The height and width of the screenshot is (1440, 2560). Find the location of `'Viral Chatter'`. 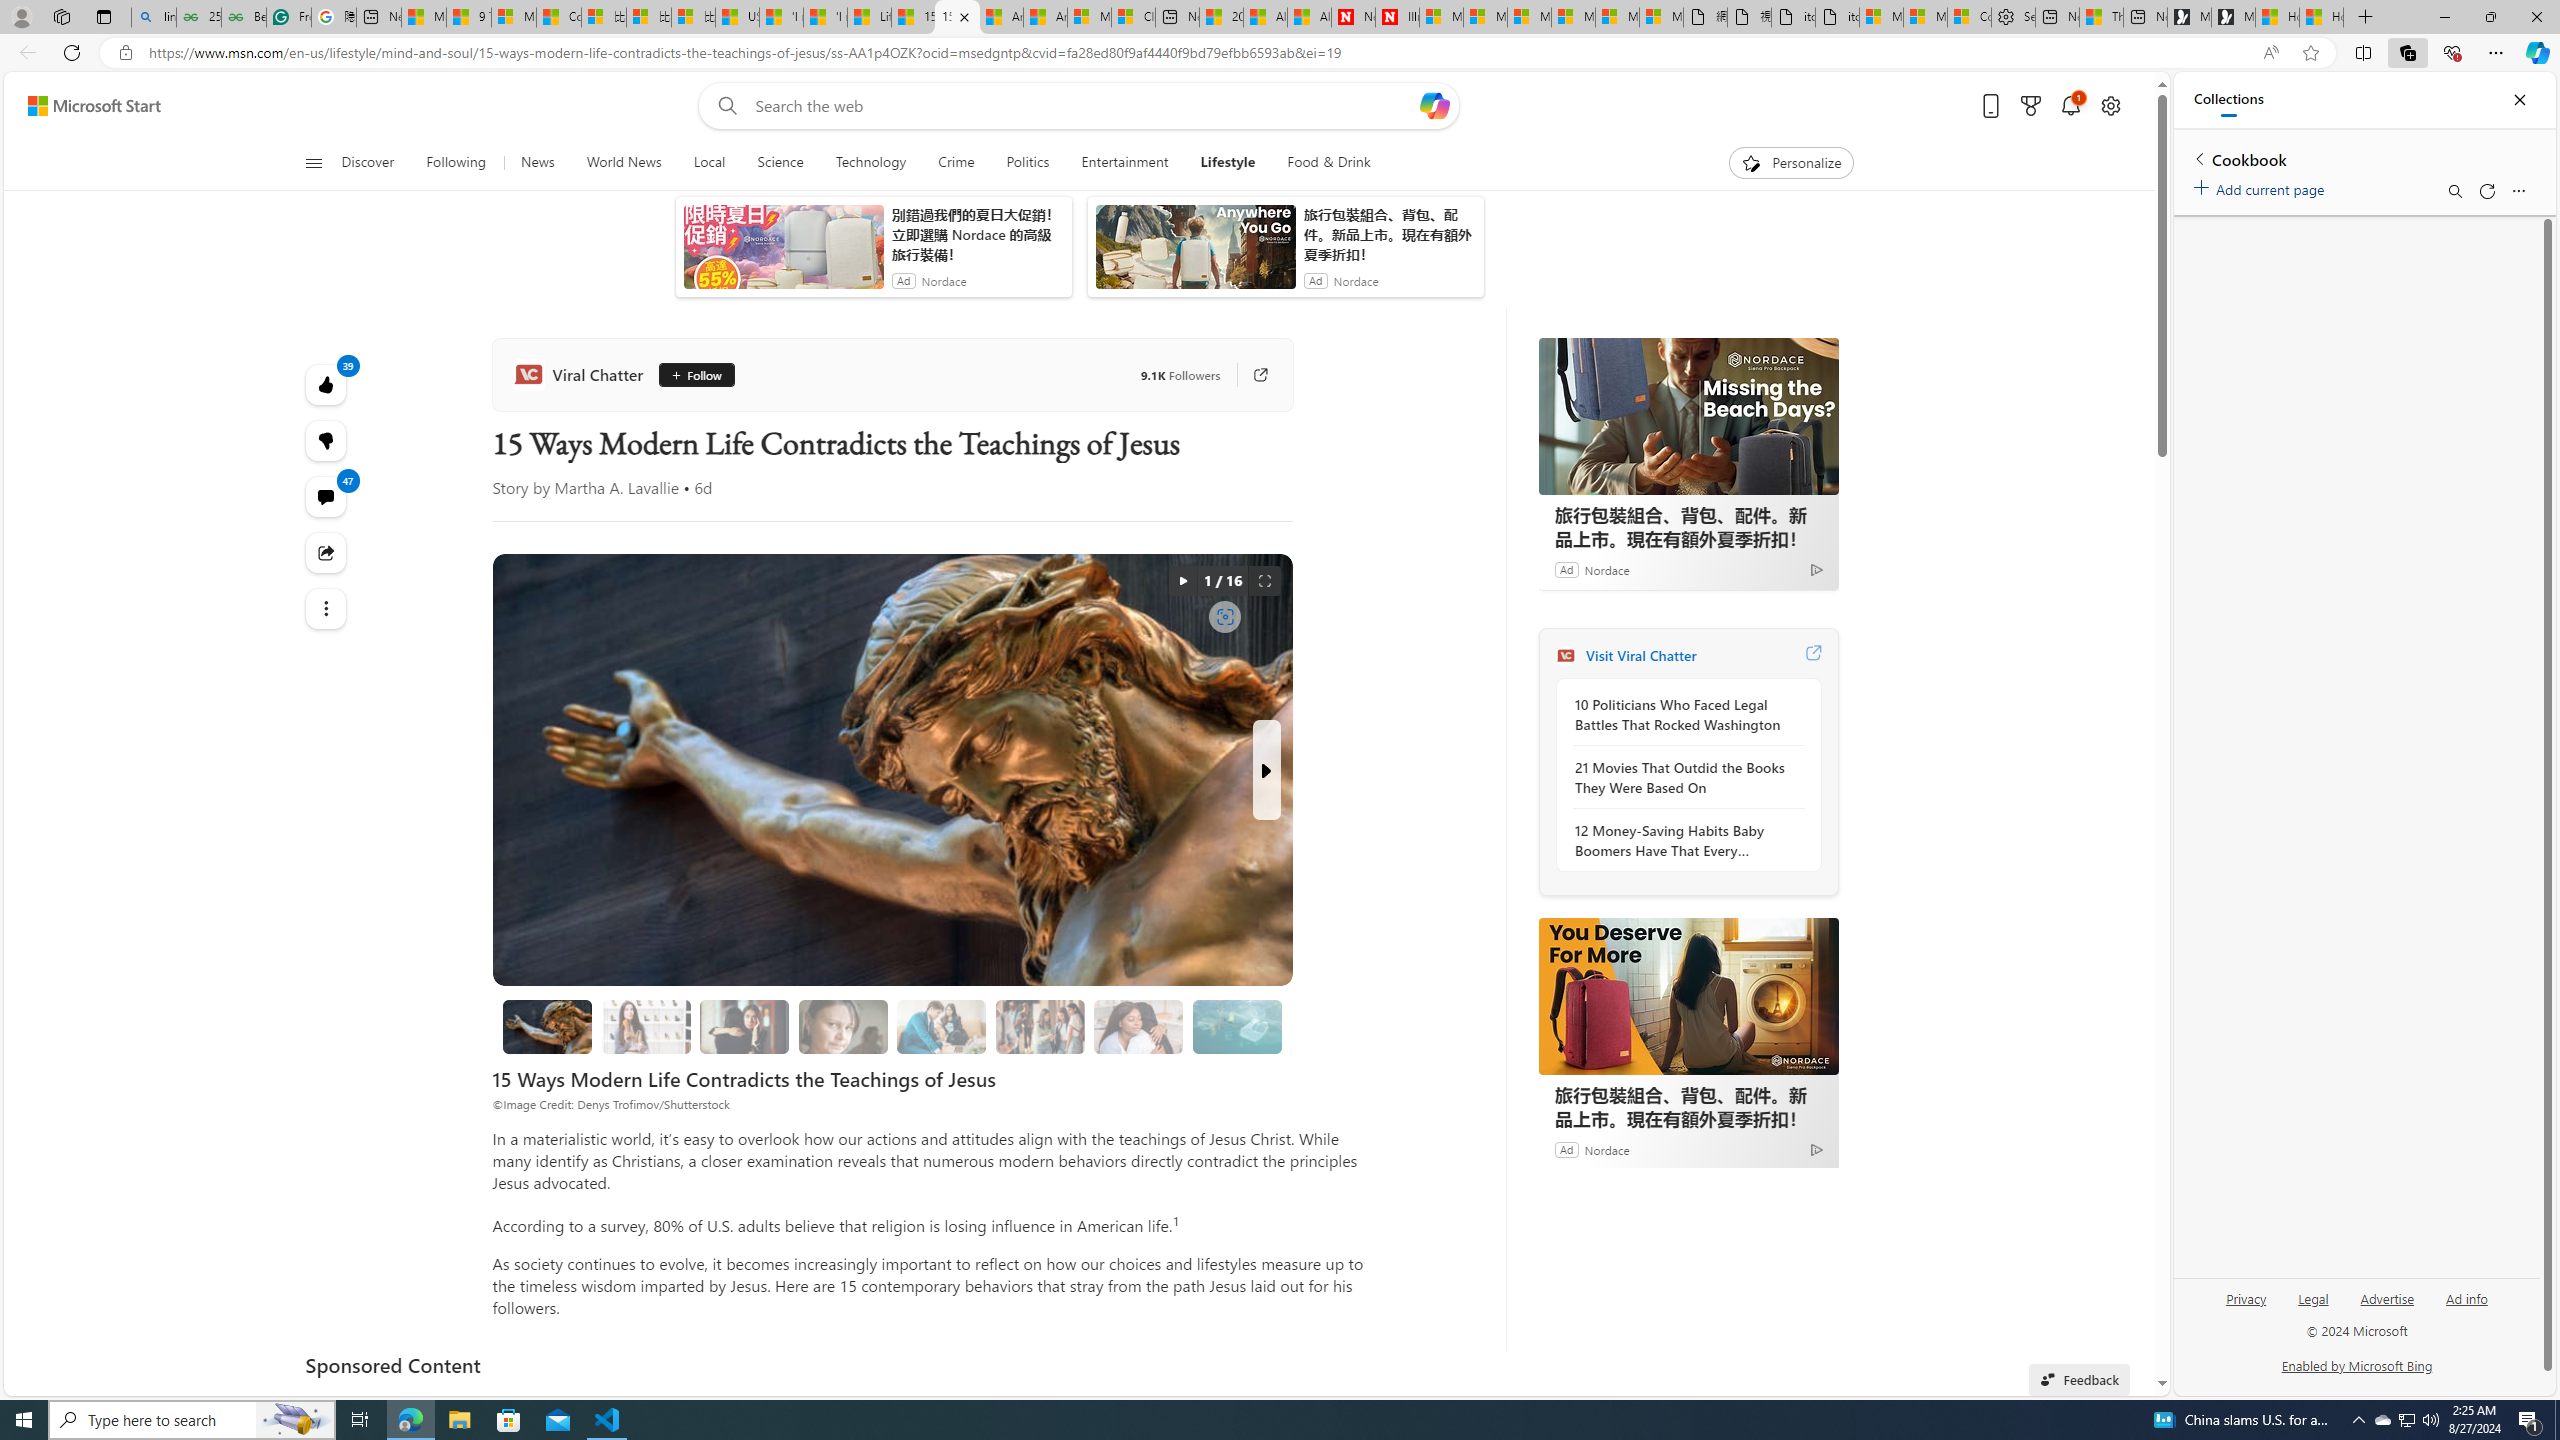

'Viral Chatter' is located at coordinates (582, 375).